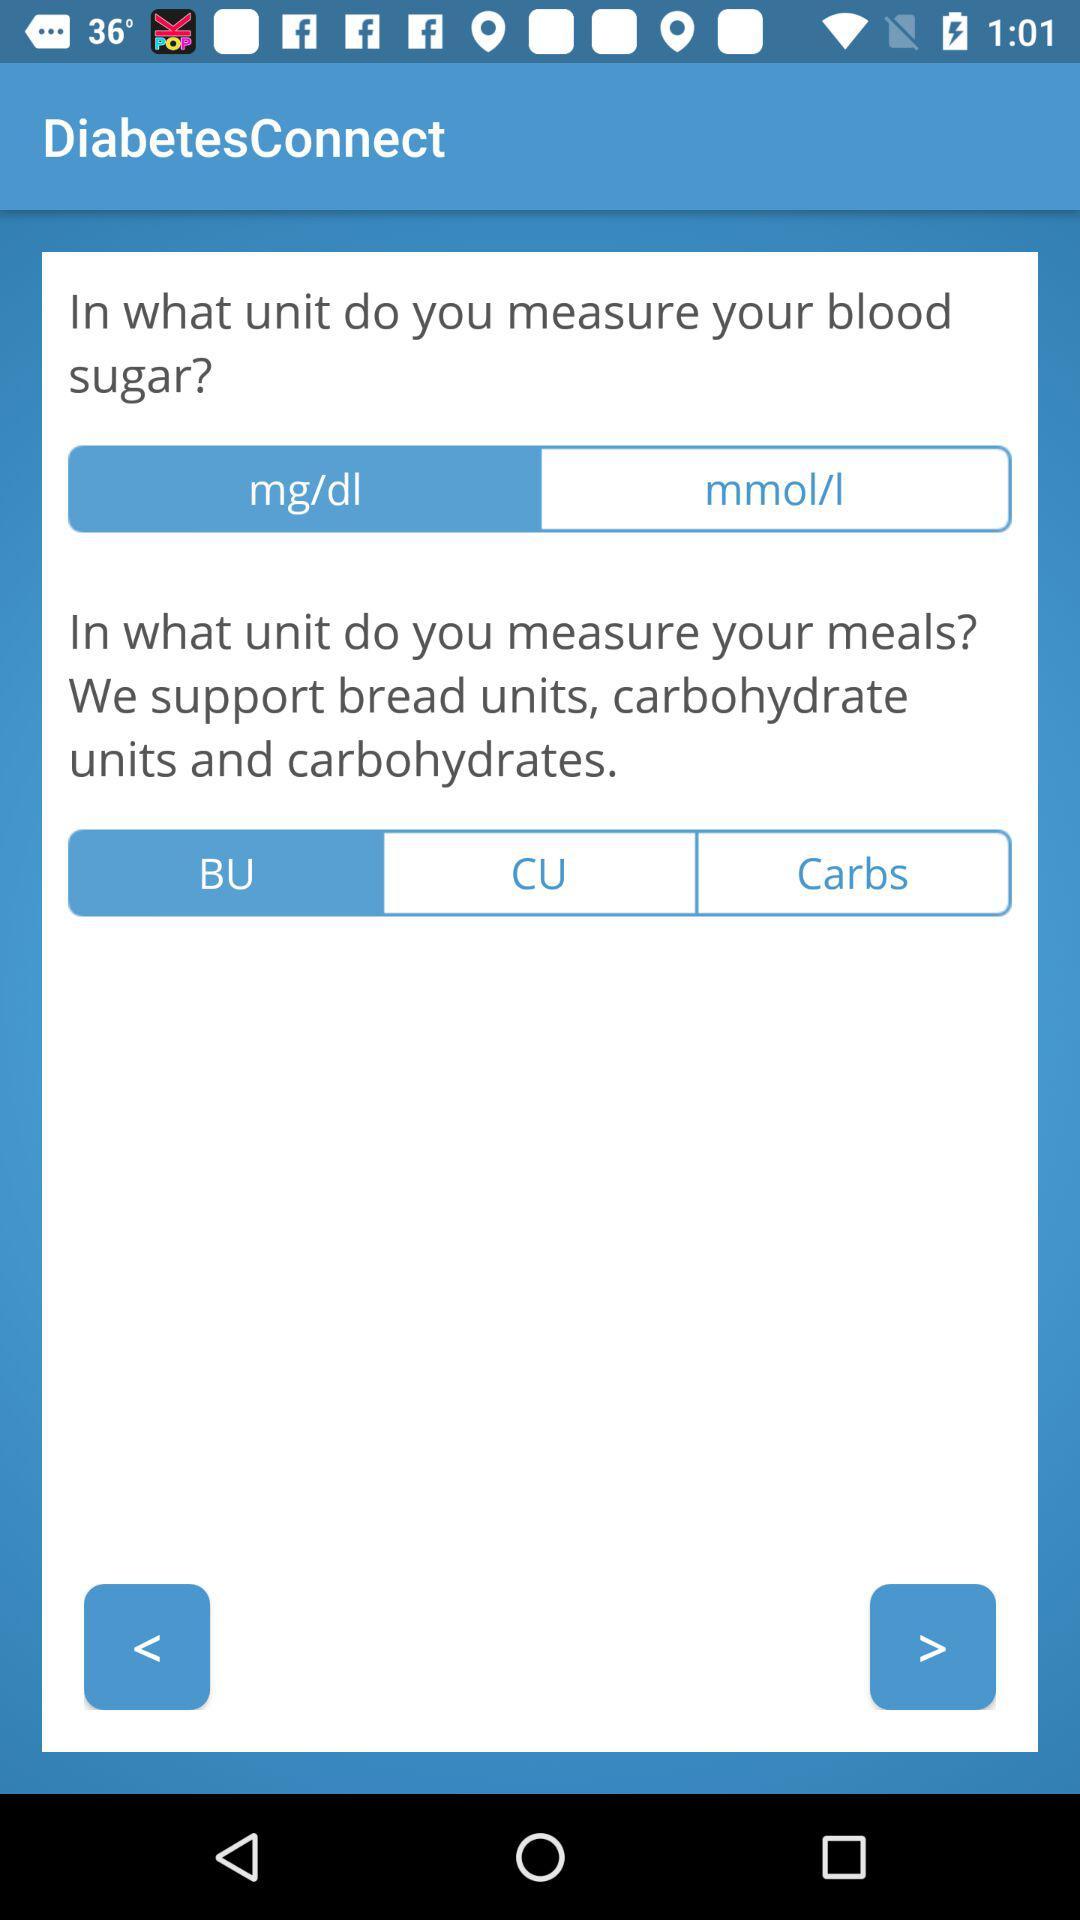 This screenshot has width=1080, height=1920. What do you see at coordinates (538, 873) in the screenshot?
I see `icon below in what unit` at bounding box center [538, 873].